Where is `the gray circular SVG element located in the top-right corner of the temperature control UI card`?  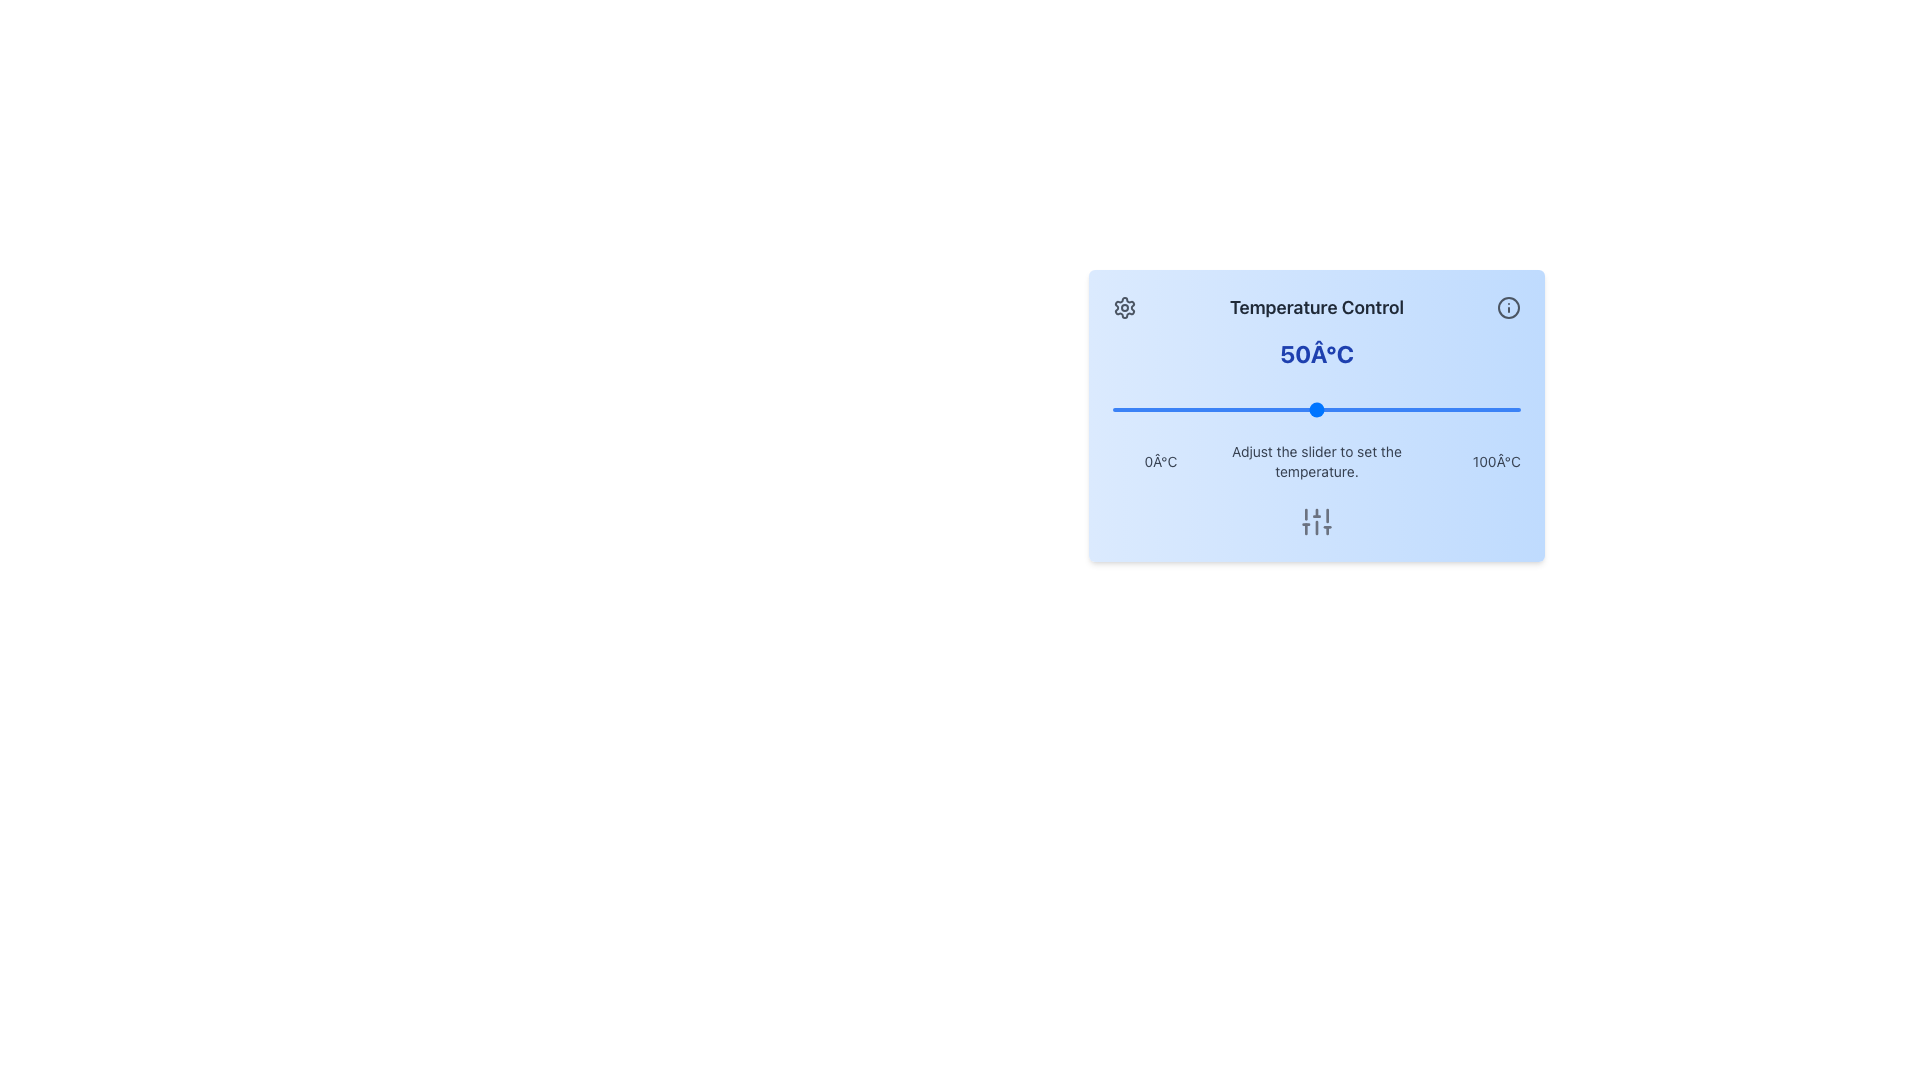
the gray circular SVG element located in the top-right corner of the temperature control UI card is located at coordinates (1508, 308).